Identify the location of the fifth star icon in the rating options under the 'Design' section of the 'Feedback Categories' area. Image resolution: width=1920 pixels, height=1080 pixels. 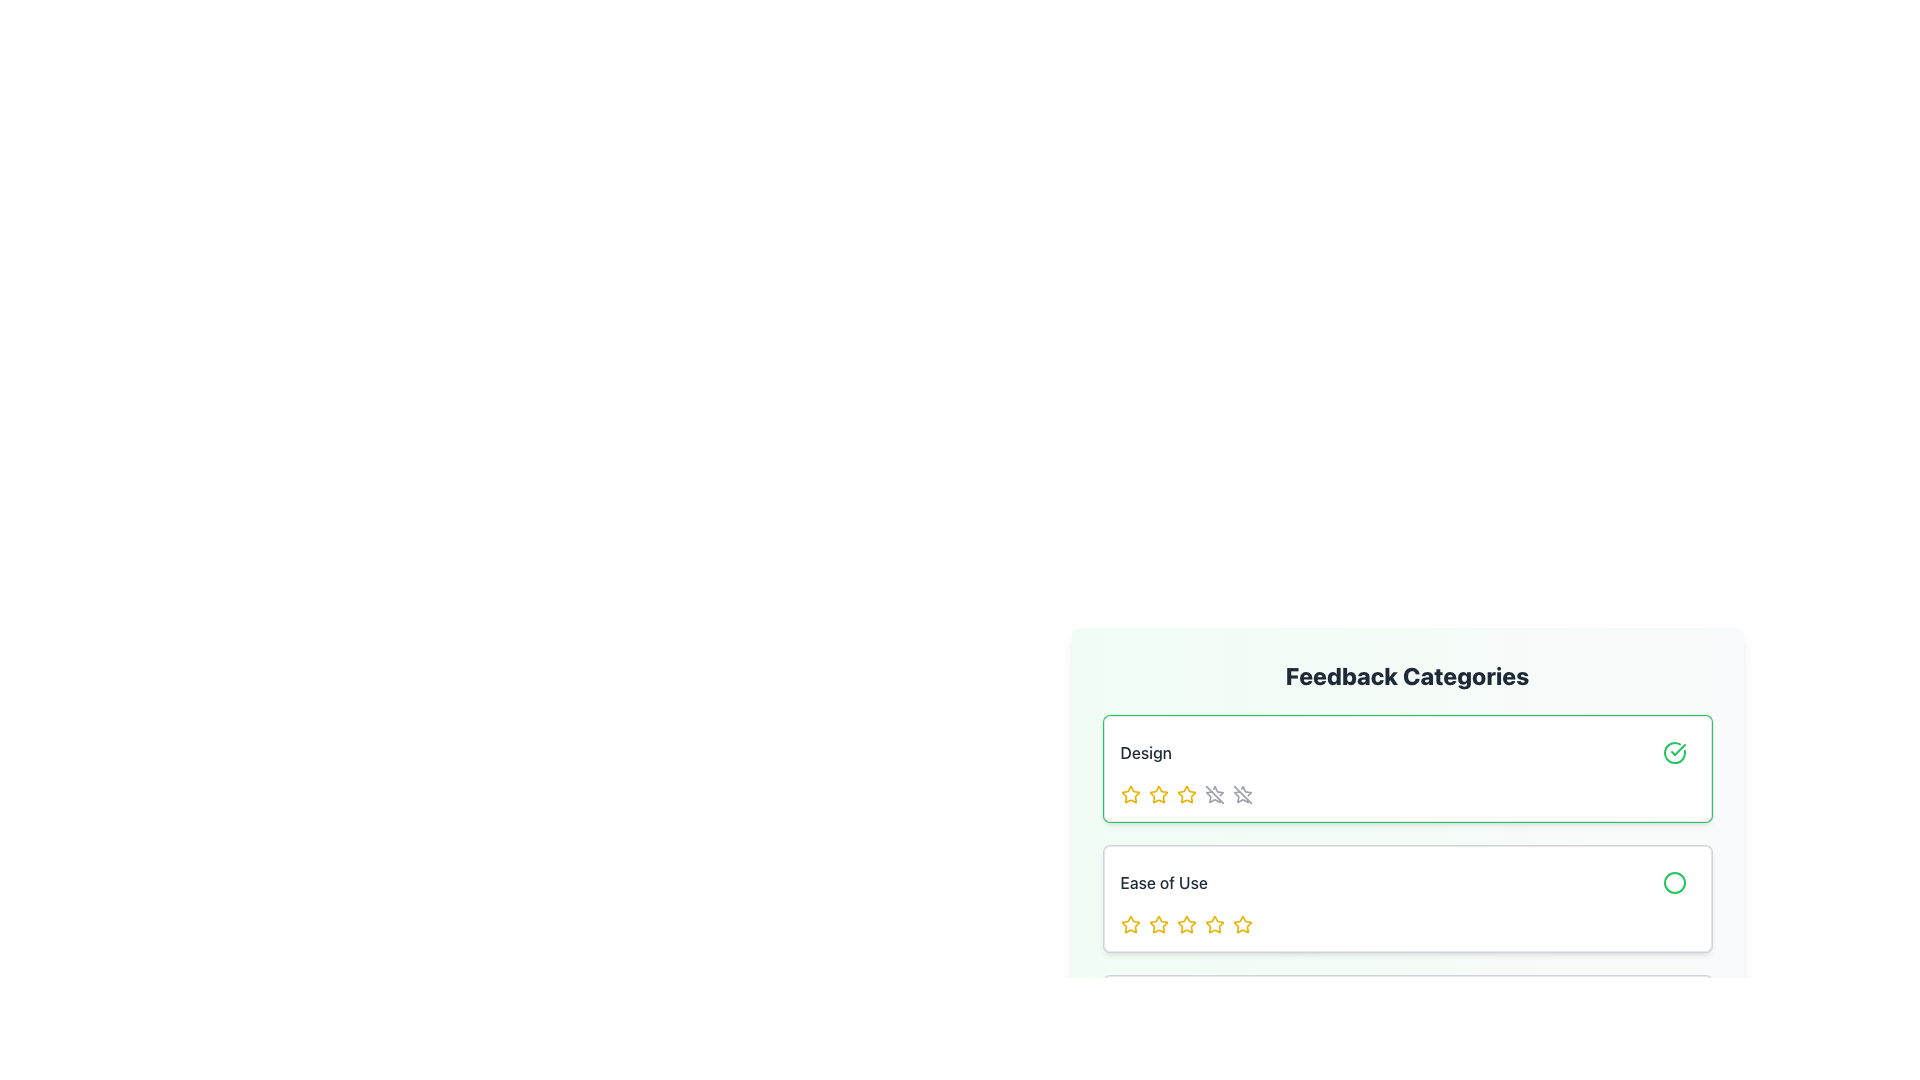
(1241, 793).